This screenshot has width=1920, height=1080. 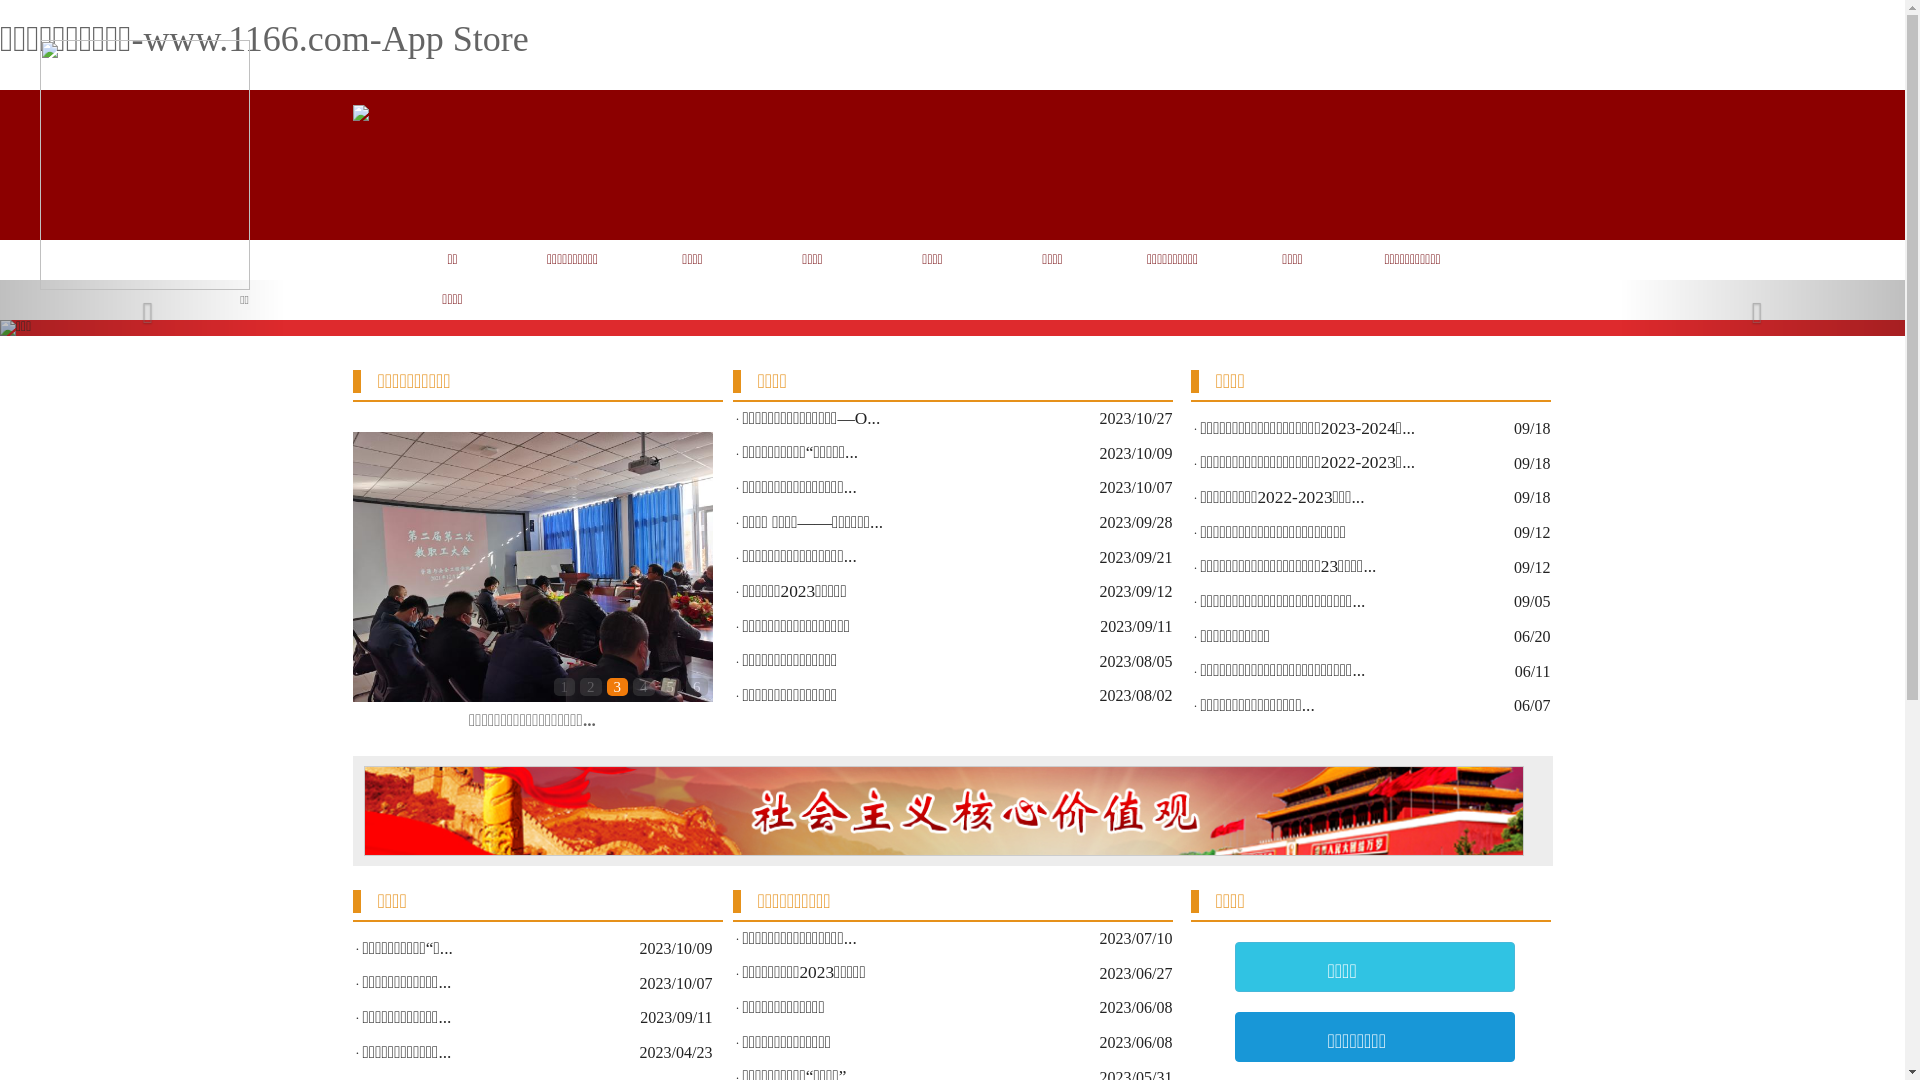 I want to click on '6', so click(x=696, y=685).